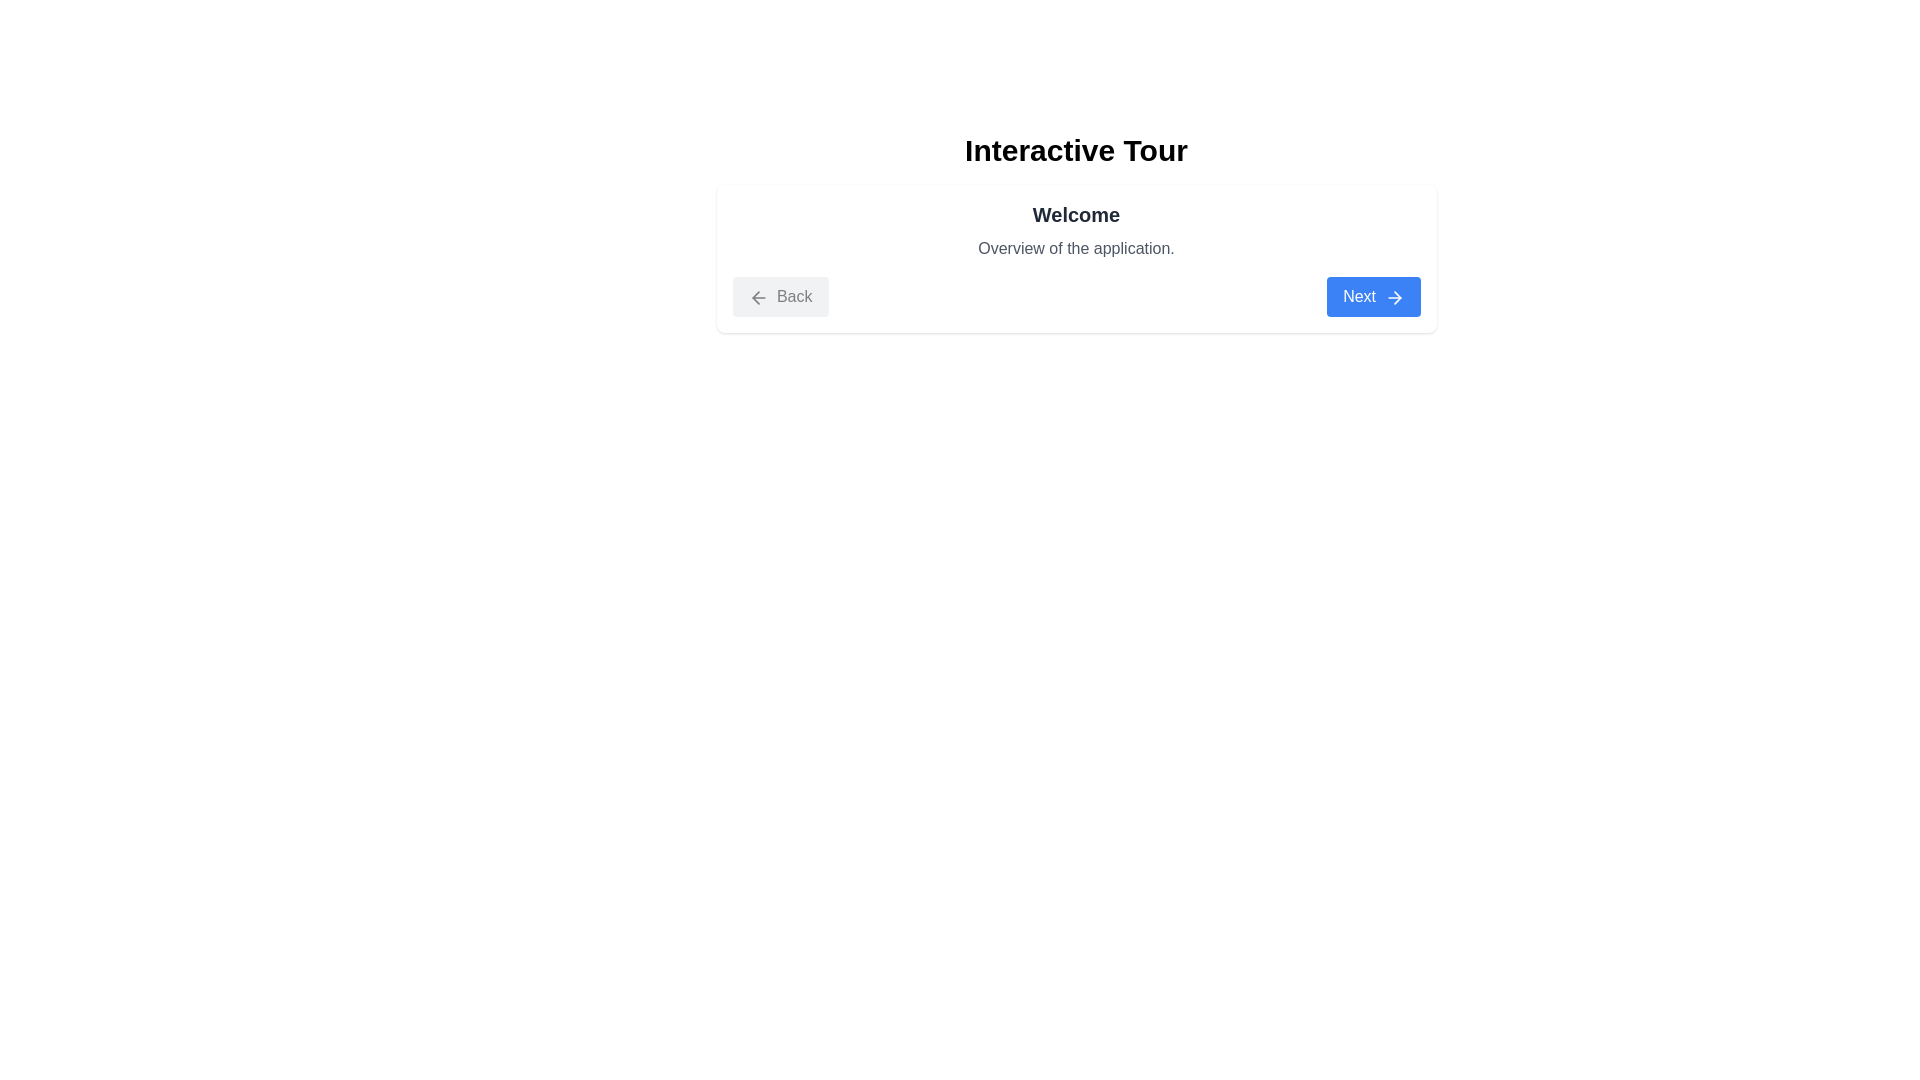 The width and height of the screenshot is (1920, 1080). What do you see at coordinates (1393, 297) in the screenshot?
I see `the forward action arrow icon located immediately to the right of the 'Next' button within the blue rounded button at the bottom-right corner of the card` at bounding box center [1393, 297].